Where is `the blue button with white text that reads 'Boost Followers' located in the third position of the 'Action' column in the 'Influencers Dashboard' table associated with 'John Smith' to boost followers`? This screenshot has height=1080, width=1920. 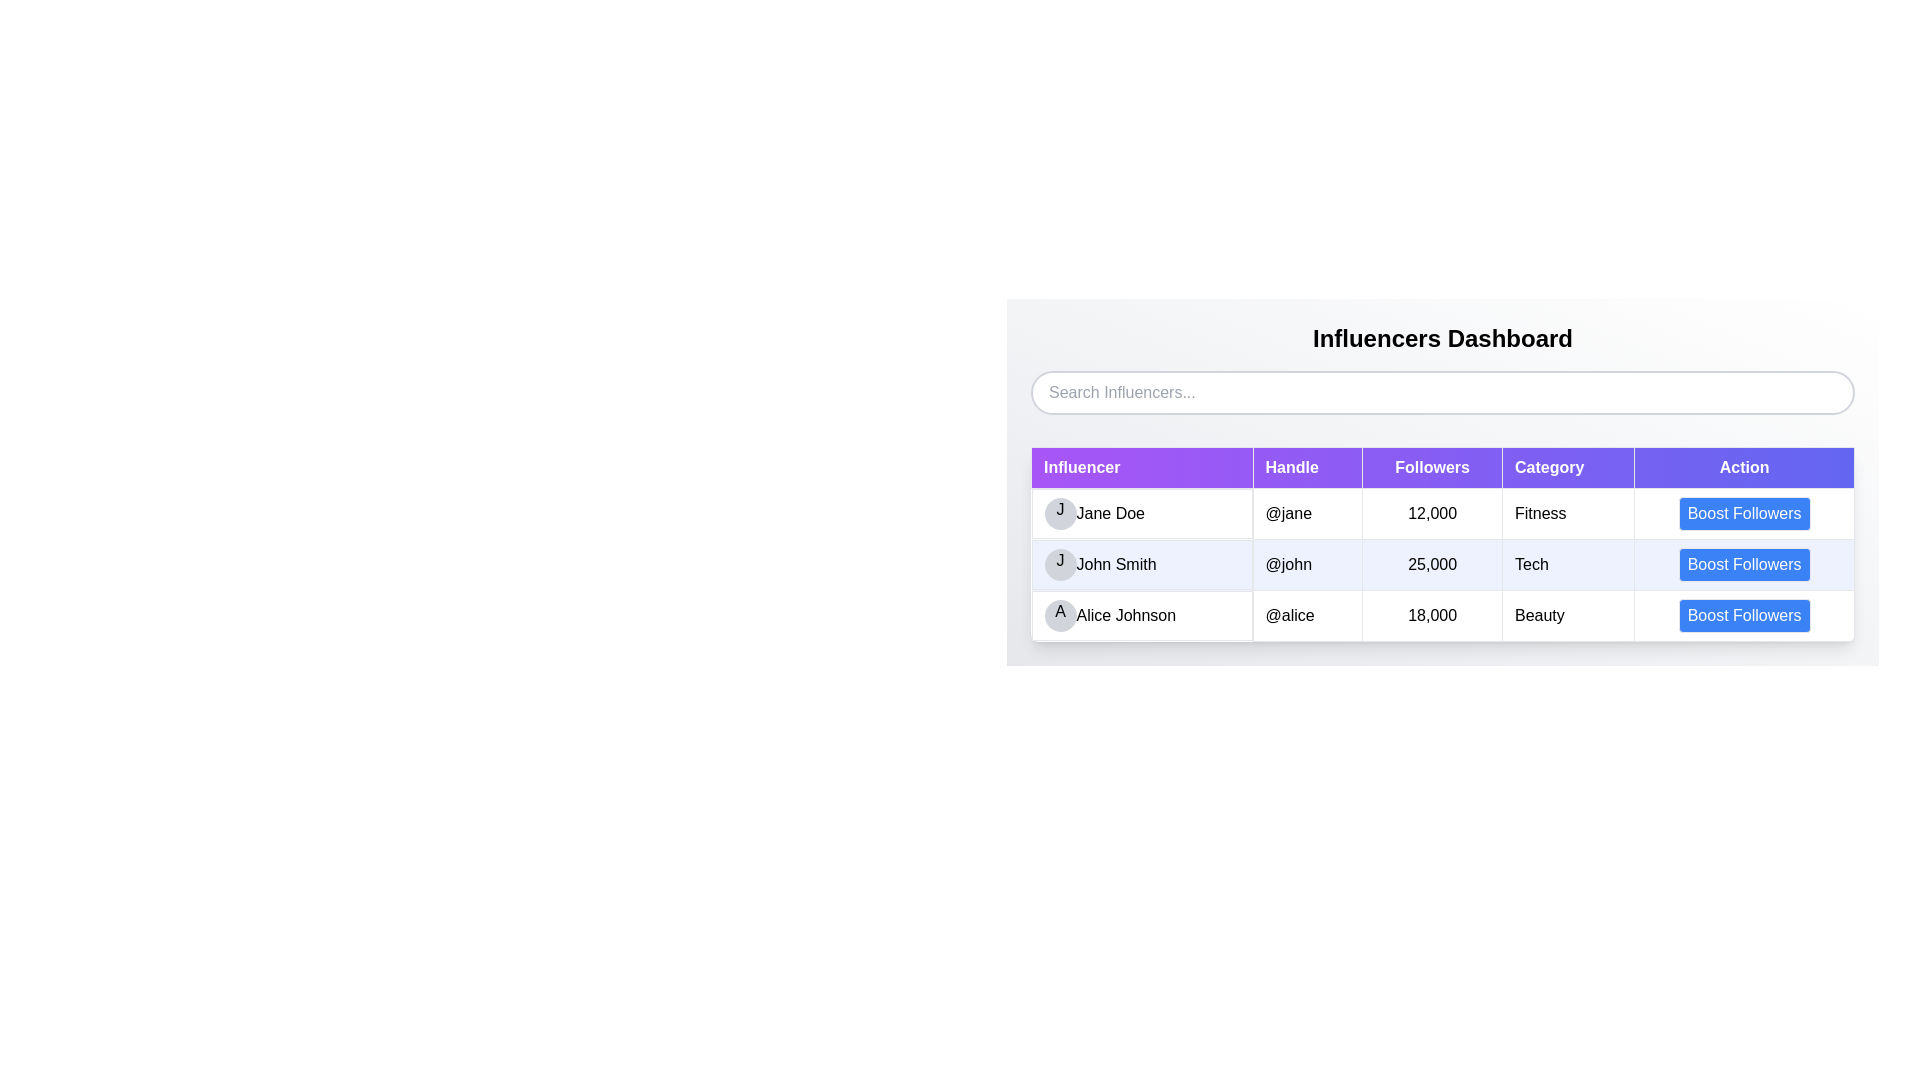 the blue button with white text that reads 'Boost Followers' located in the third position of the 'Action' column in the 'Influencers Dashboard' table associated with 'John Smith' to boost followers is located at coordinates (1743, 564).